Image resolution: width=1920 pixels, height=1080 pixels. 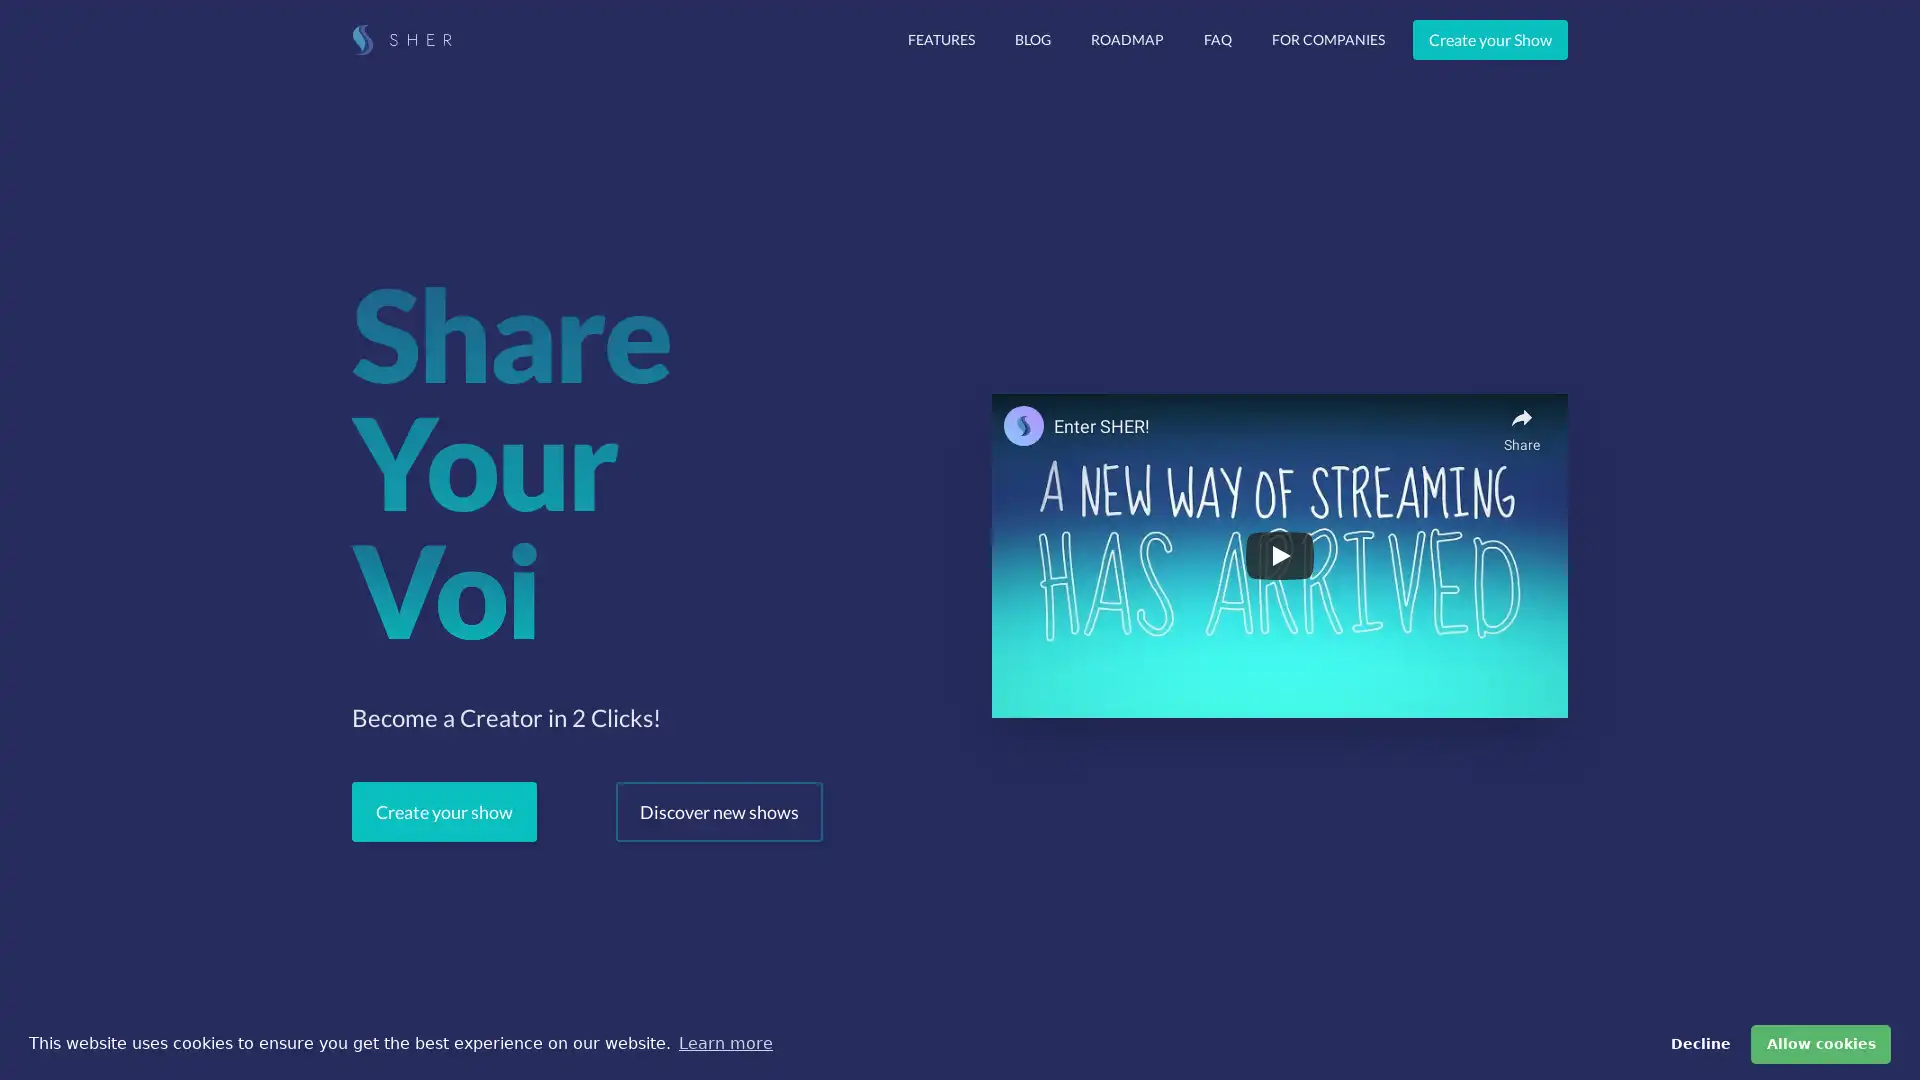 I want to click on Create your Show, so click(x=1490, y=39).